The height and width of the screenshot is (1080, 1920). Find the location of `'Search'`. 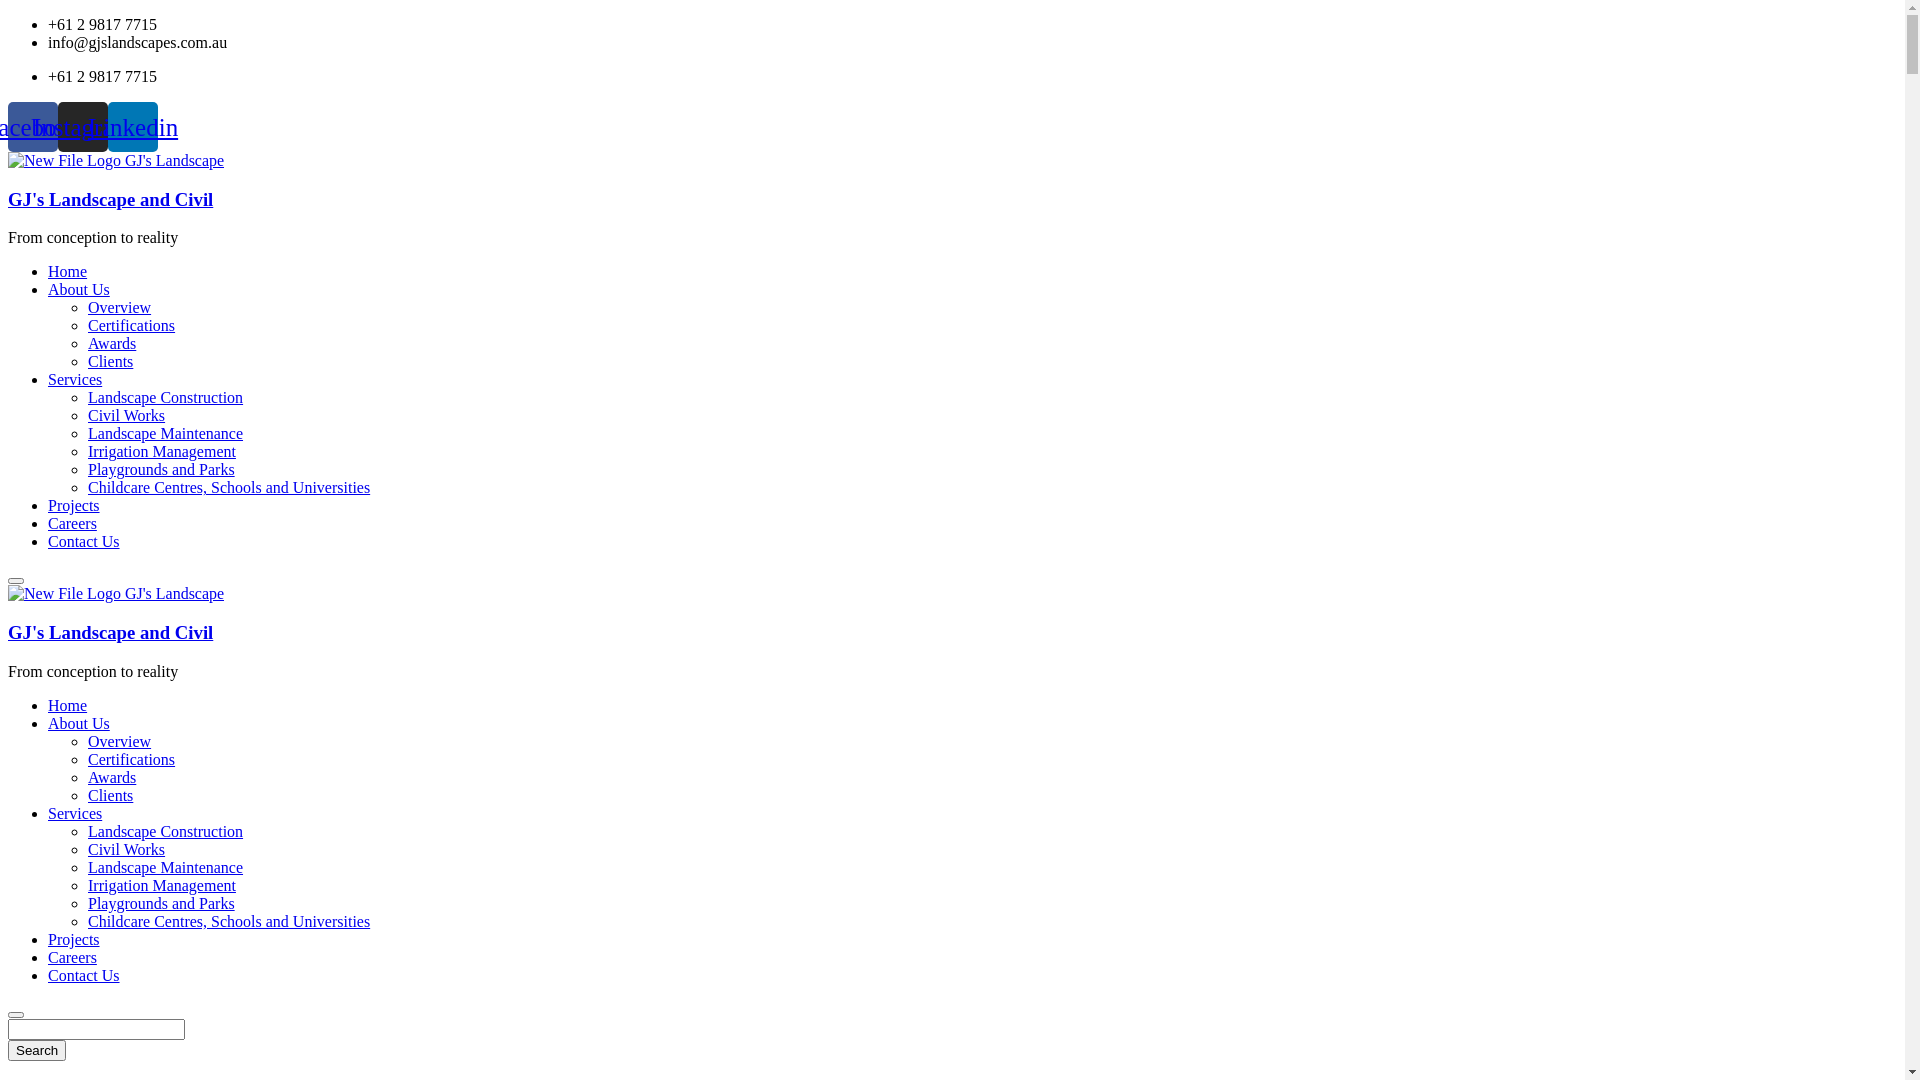

'Search' is located at coordinates (37, 1049).